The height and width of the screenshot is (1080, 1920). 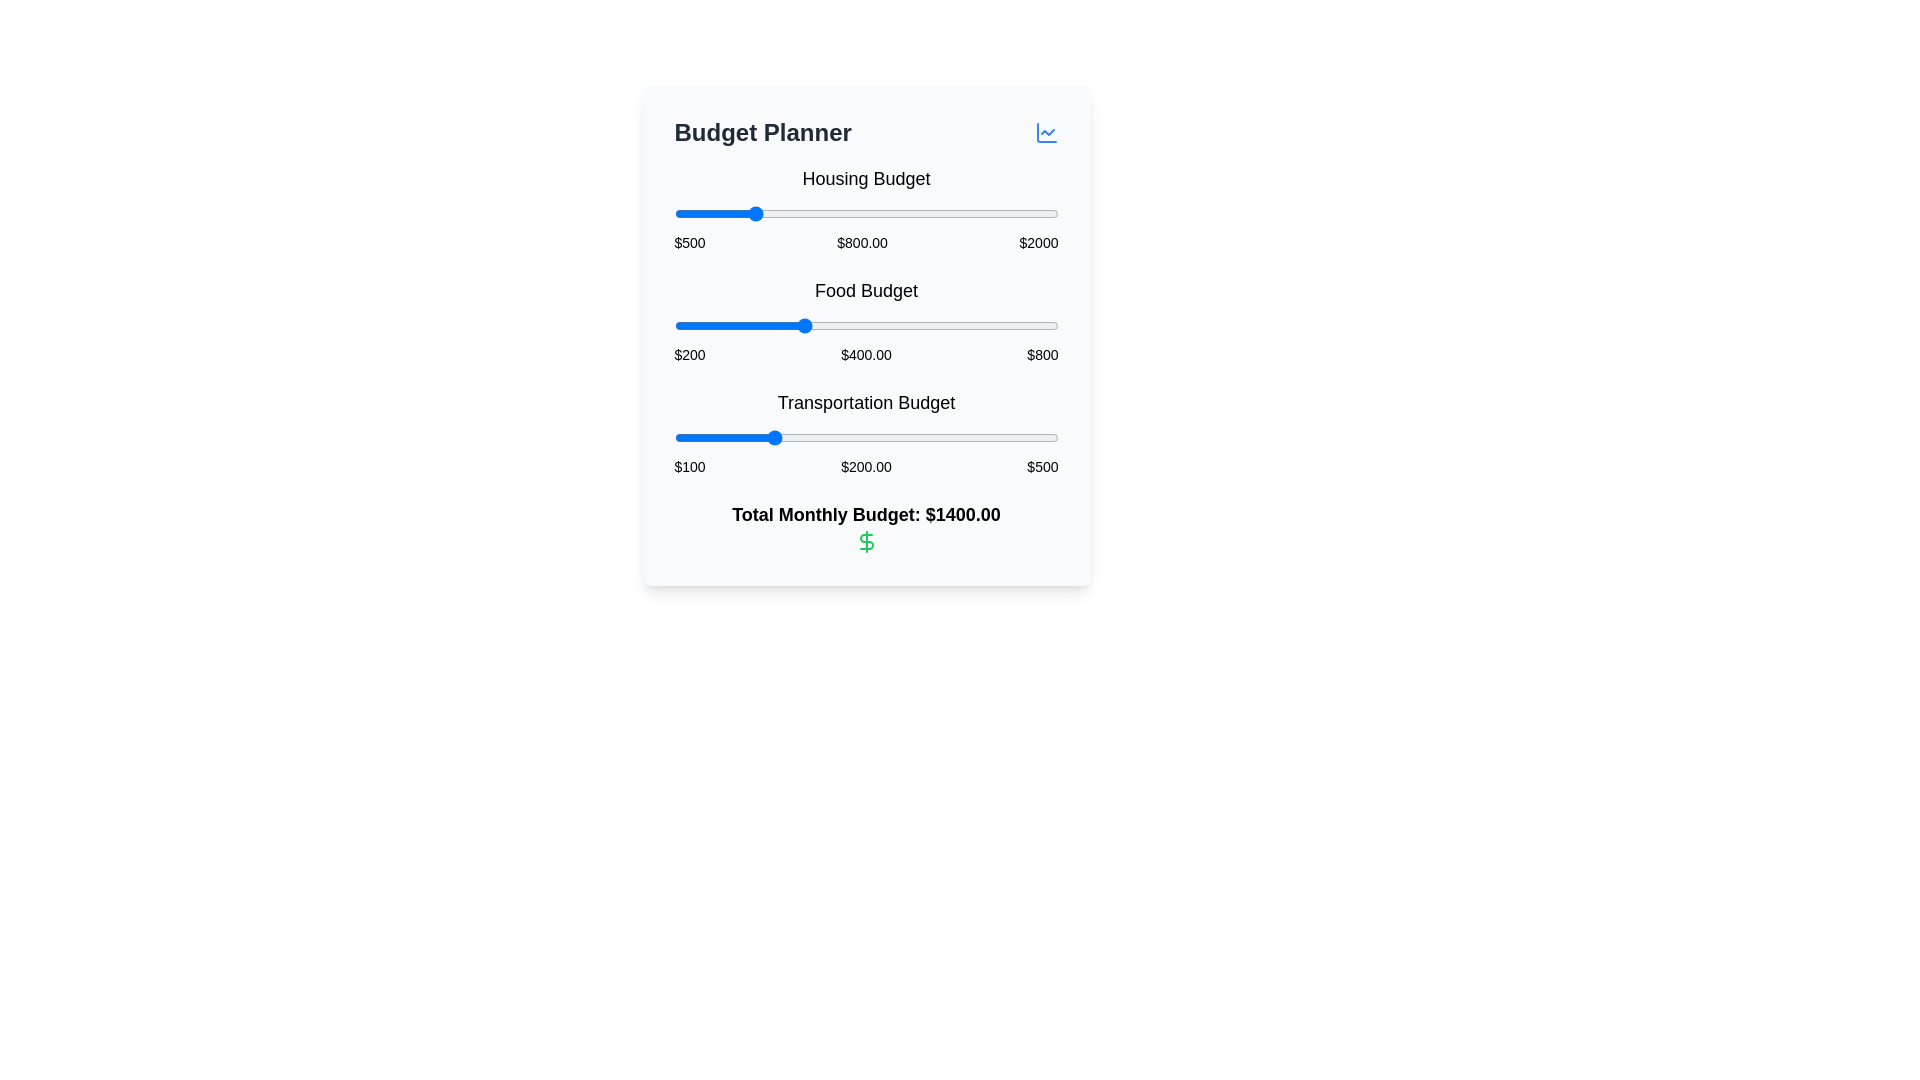 What do you see at coordinates (939, 325) in the screenshot?
I see `the Food Budget slider` at bounding box center [939, 325].